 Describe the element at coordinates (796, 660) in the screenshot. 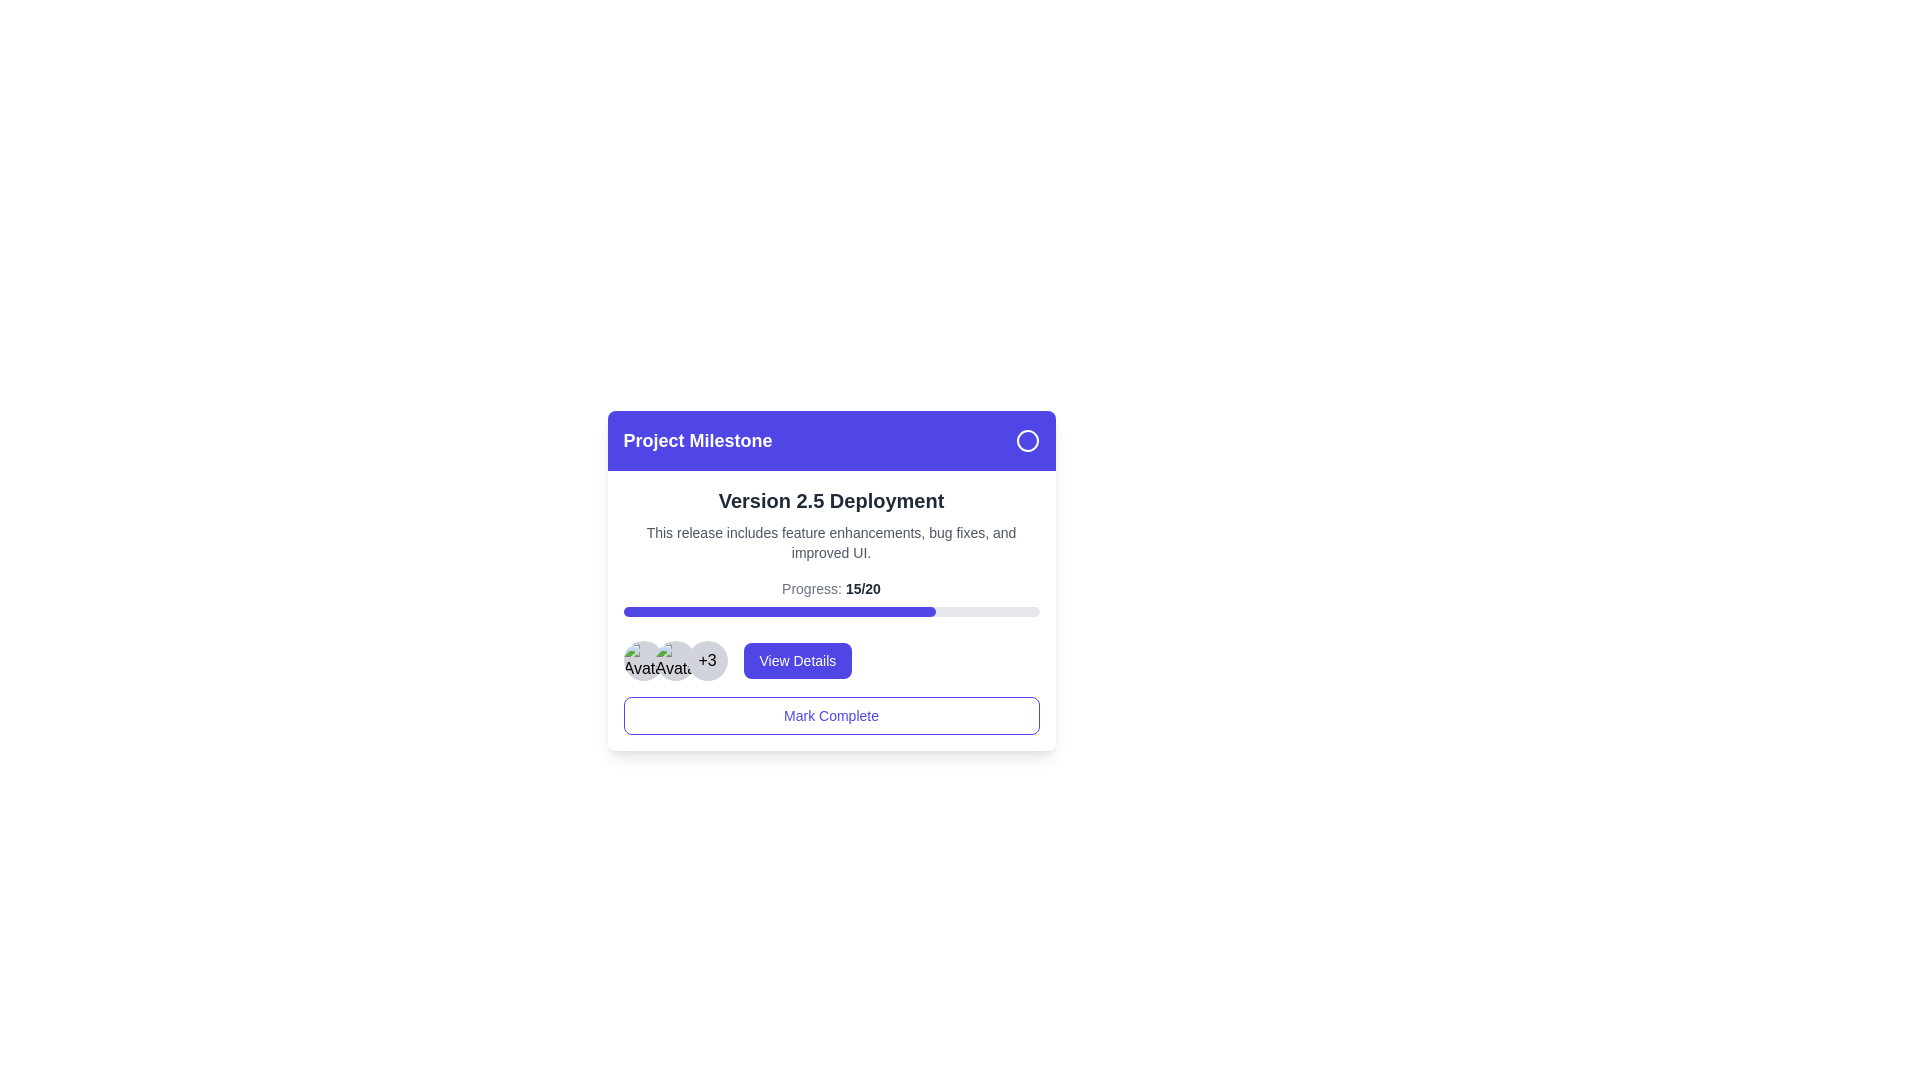

I see `the 'View Details' button, which is a prominent rectangular button with rounded corners and white text on an indigo background, positioned to the right of the avatars section and above the 'Mark Complete' button` at that location.